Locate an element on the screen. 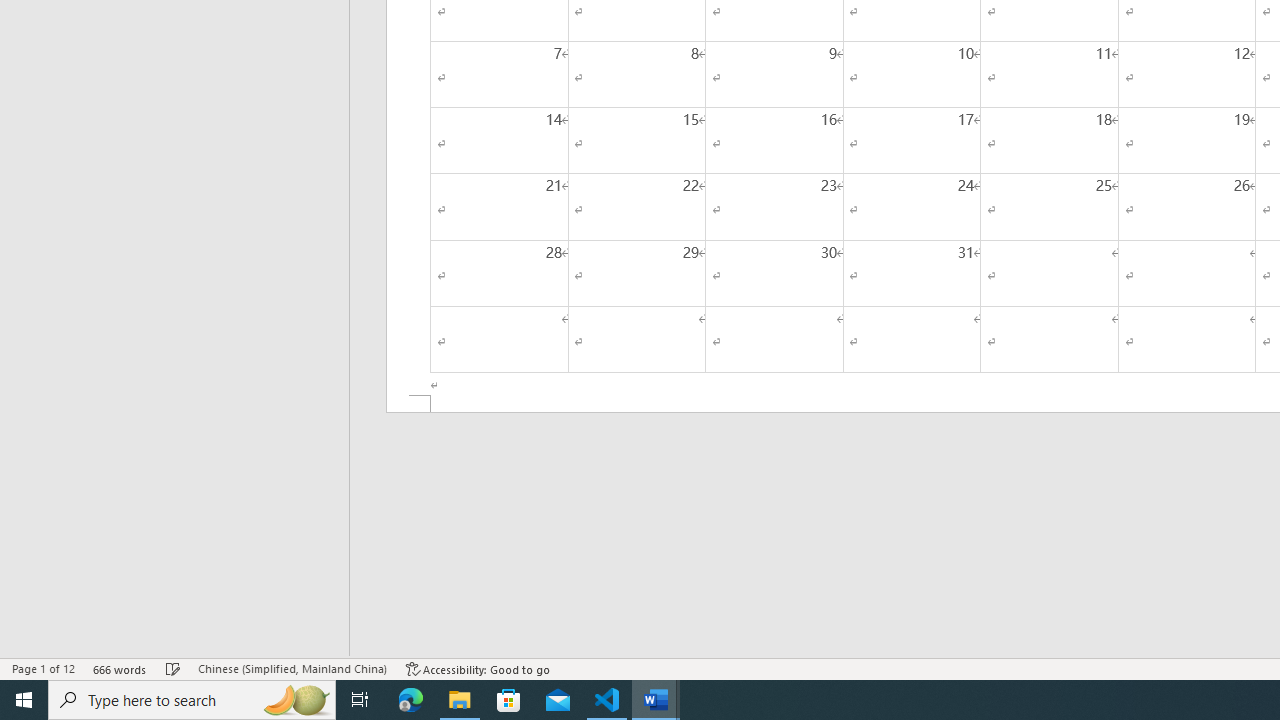 The width and height of the screenshot is (1280, 720). 'Accessibility Checker Accessibility: Good to go' is located at coordinates (477, 669).